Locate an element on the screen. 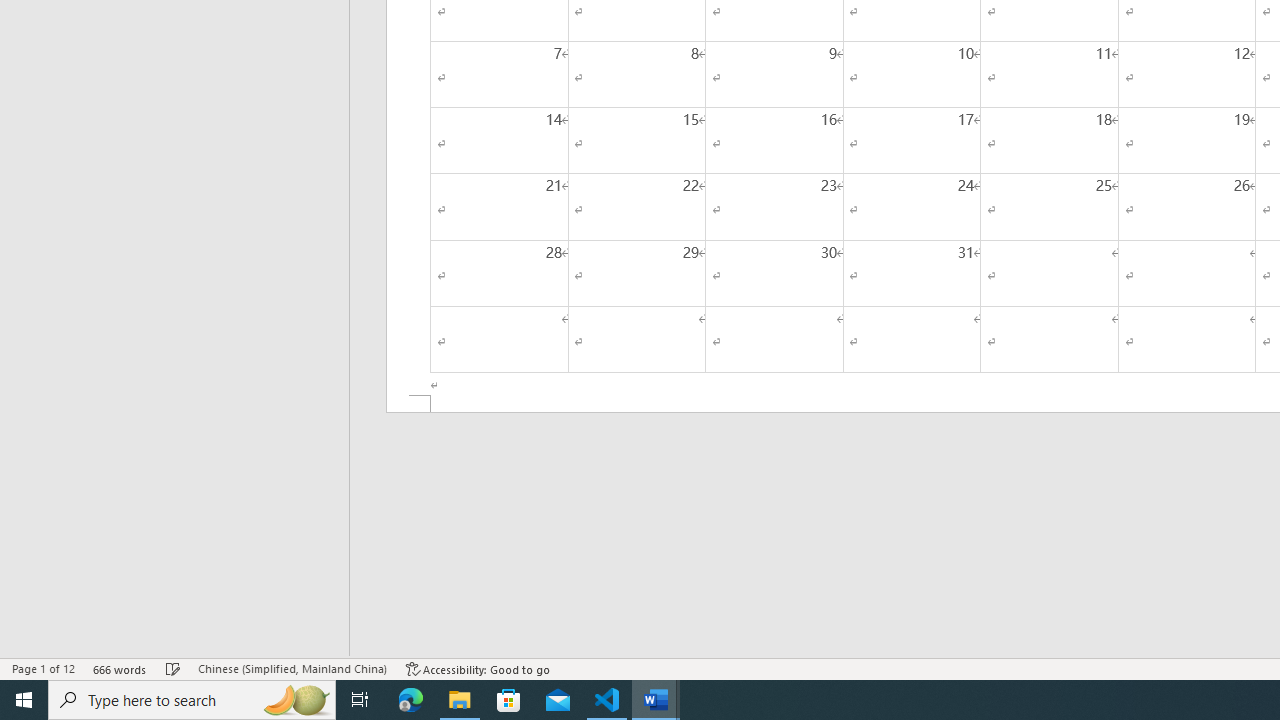 The width and height of the screenshot is (1280, 720). 'Accessibility Checker Accessibility: Good to go' is located at coordinates (477, 669).